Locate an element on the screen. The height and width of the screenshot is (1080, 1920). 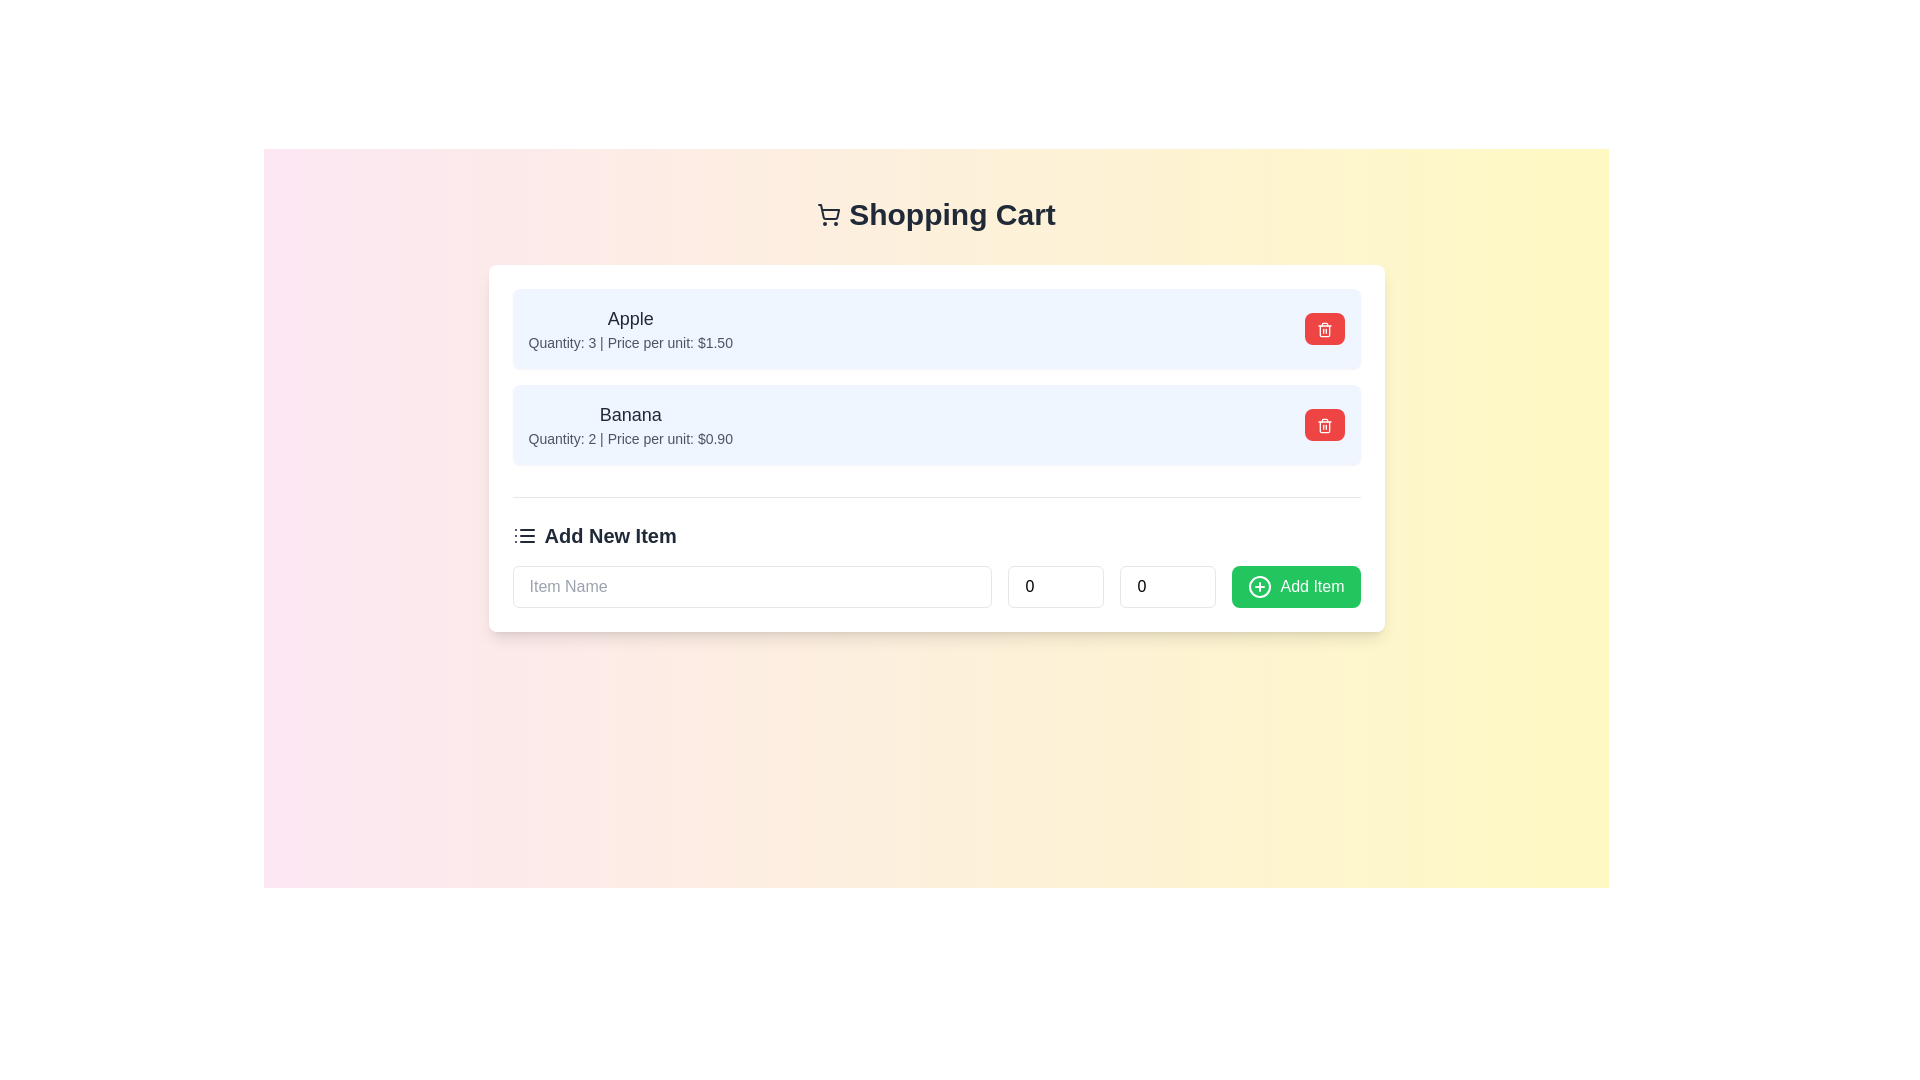
the second red trash can icon, which represents the delete operation for the 'Banana' item in the shopping cart is located at coordinates (1324, 424).